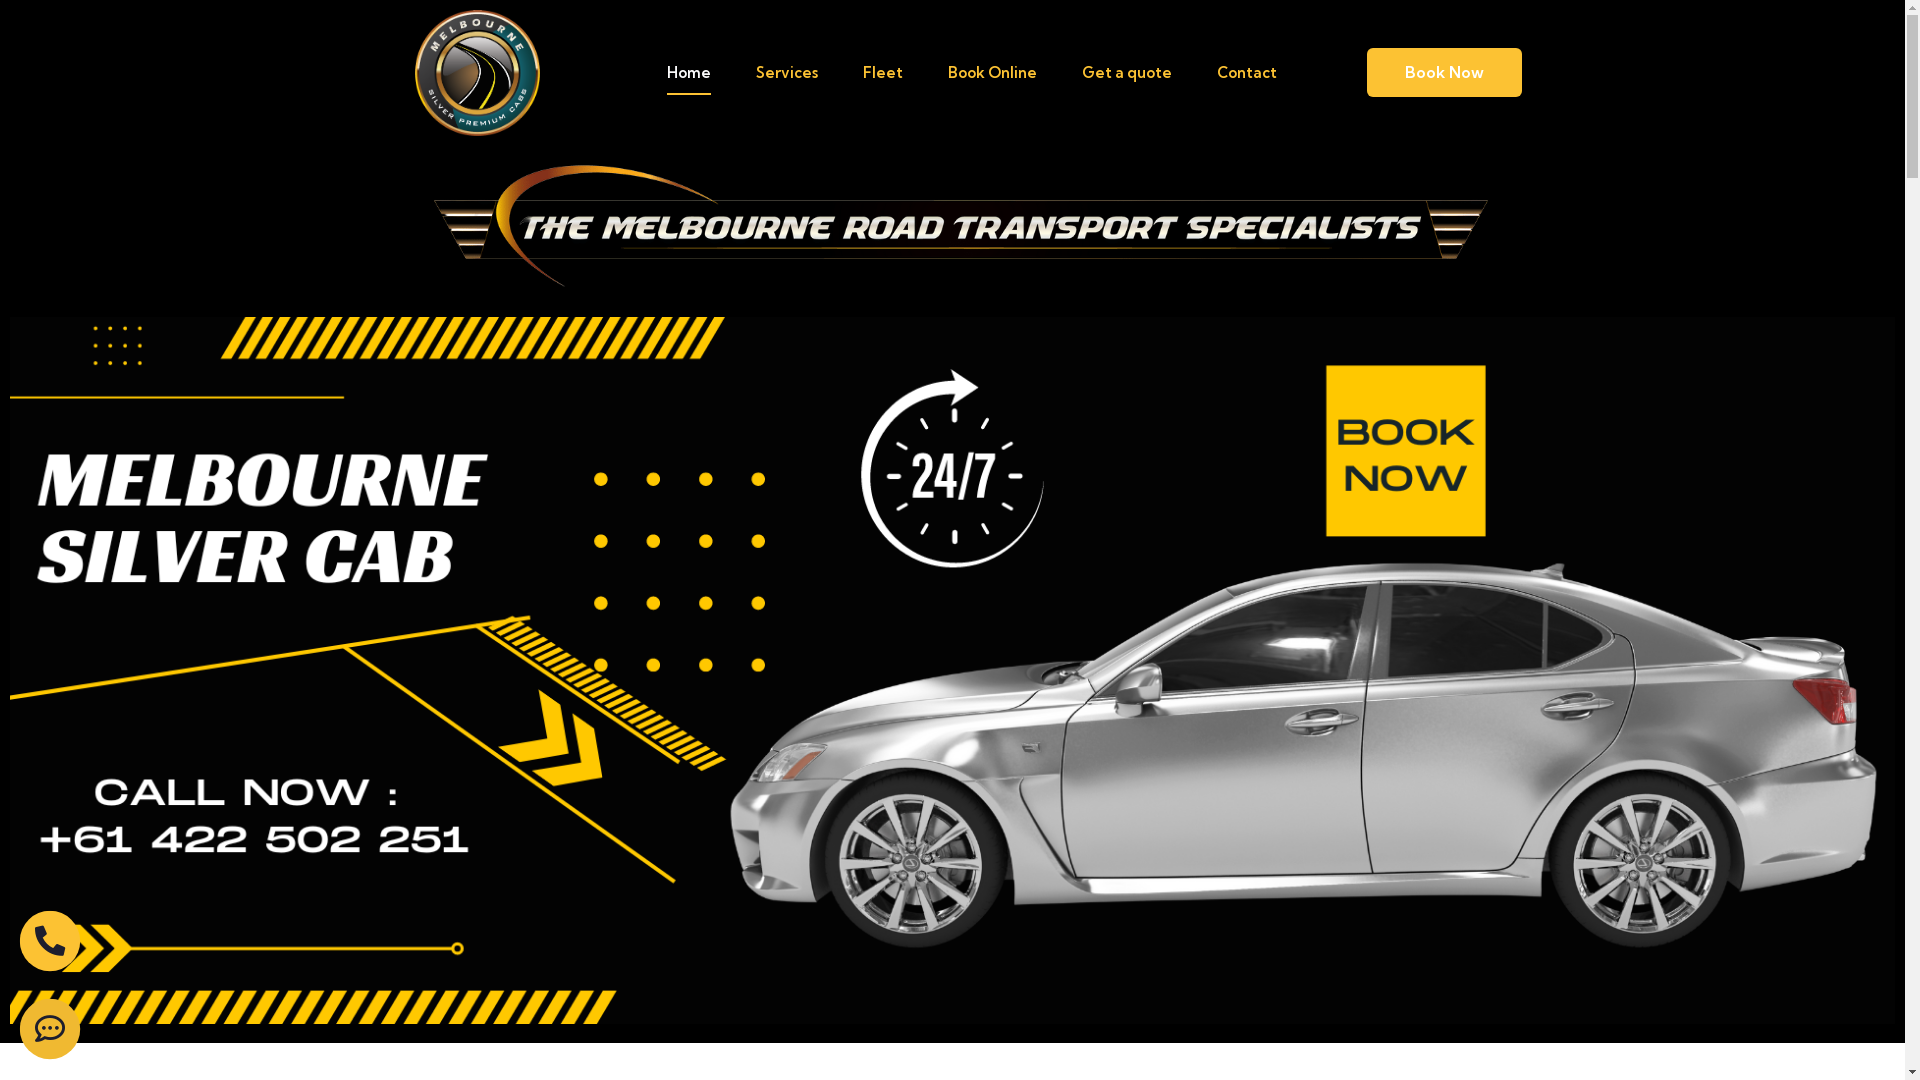 Image resolution: width=1920 pixels, height=1080 pixels. Describe the element at coordinates (1246, 71) in the screenshot. I see `'Contact'` at that location.